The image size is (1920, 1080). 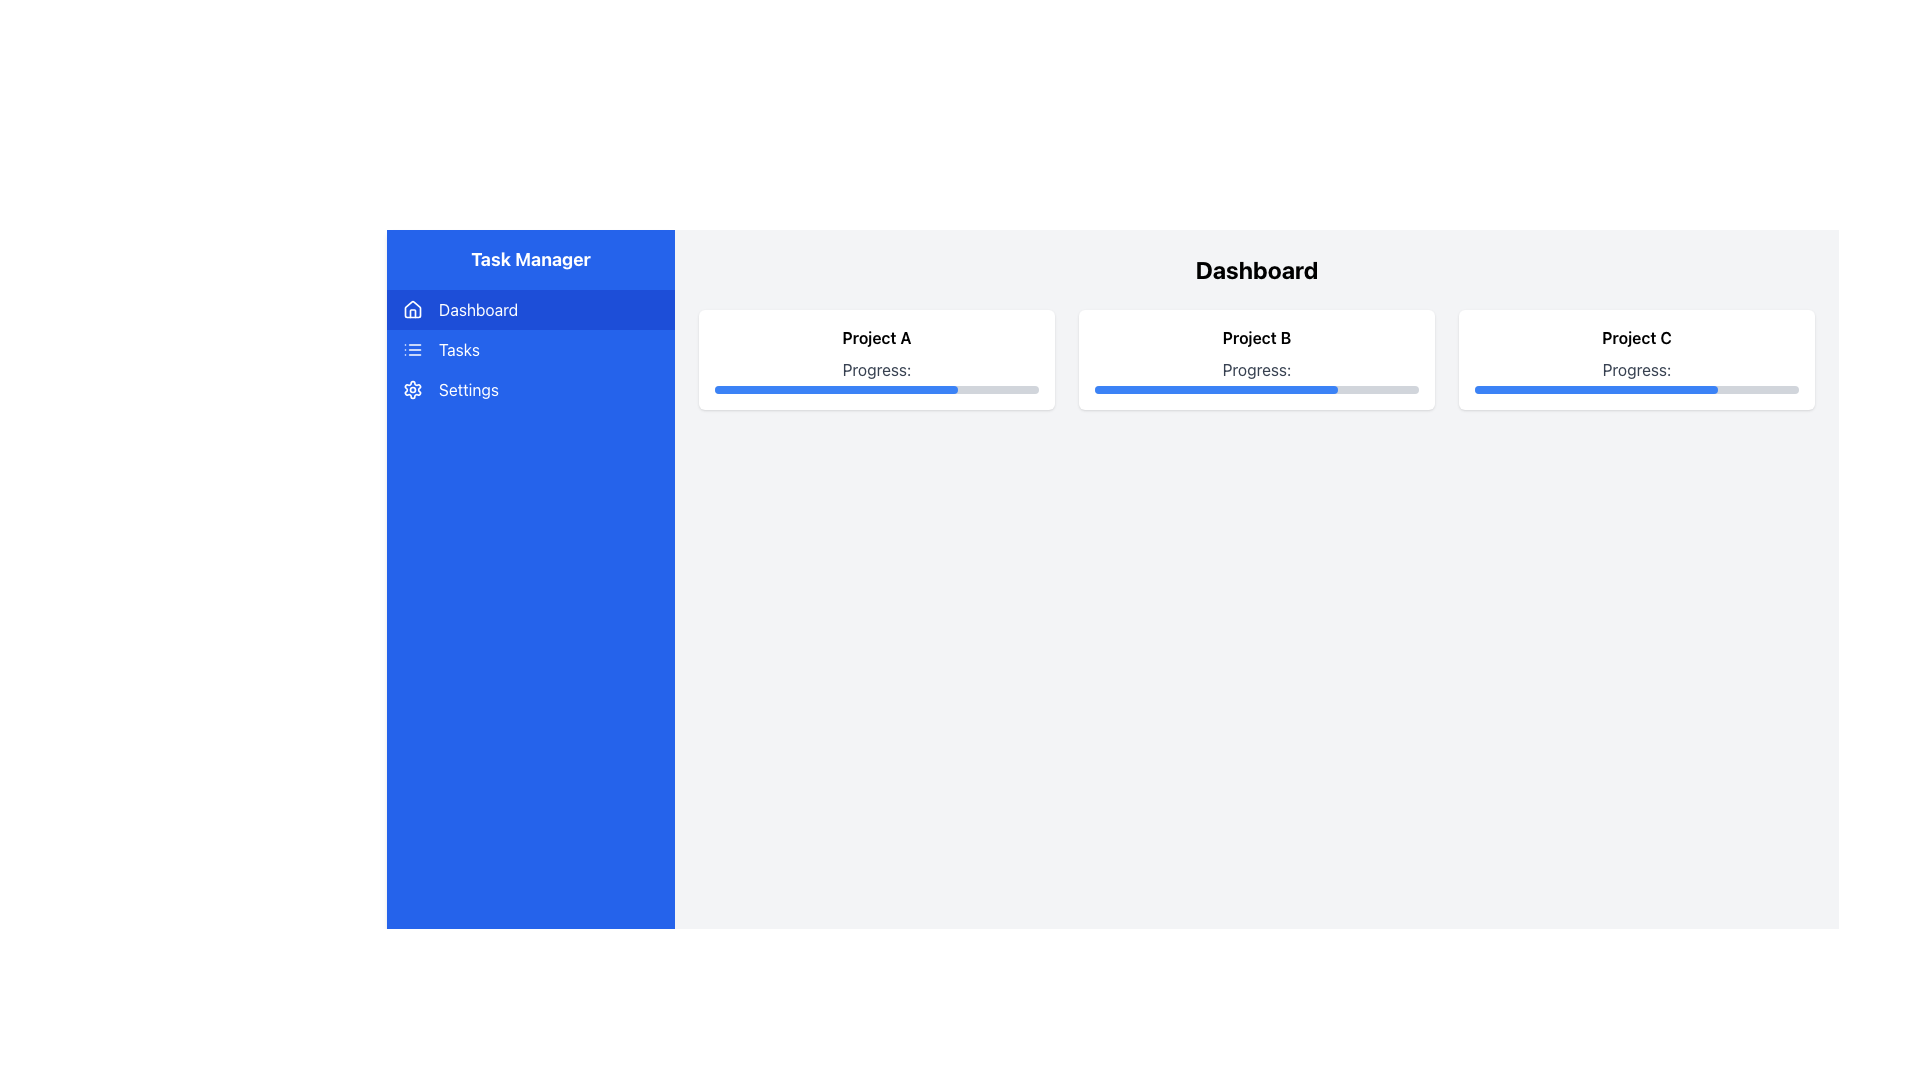 I want to click on the 'Settings' text label with a blue background and white font in the vertical navigation menu, so click(x=467, y=389).